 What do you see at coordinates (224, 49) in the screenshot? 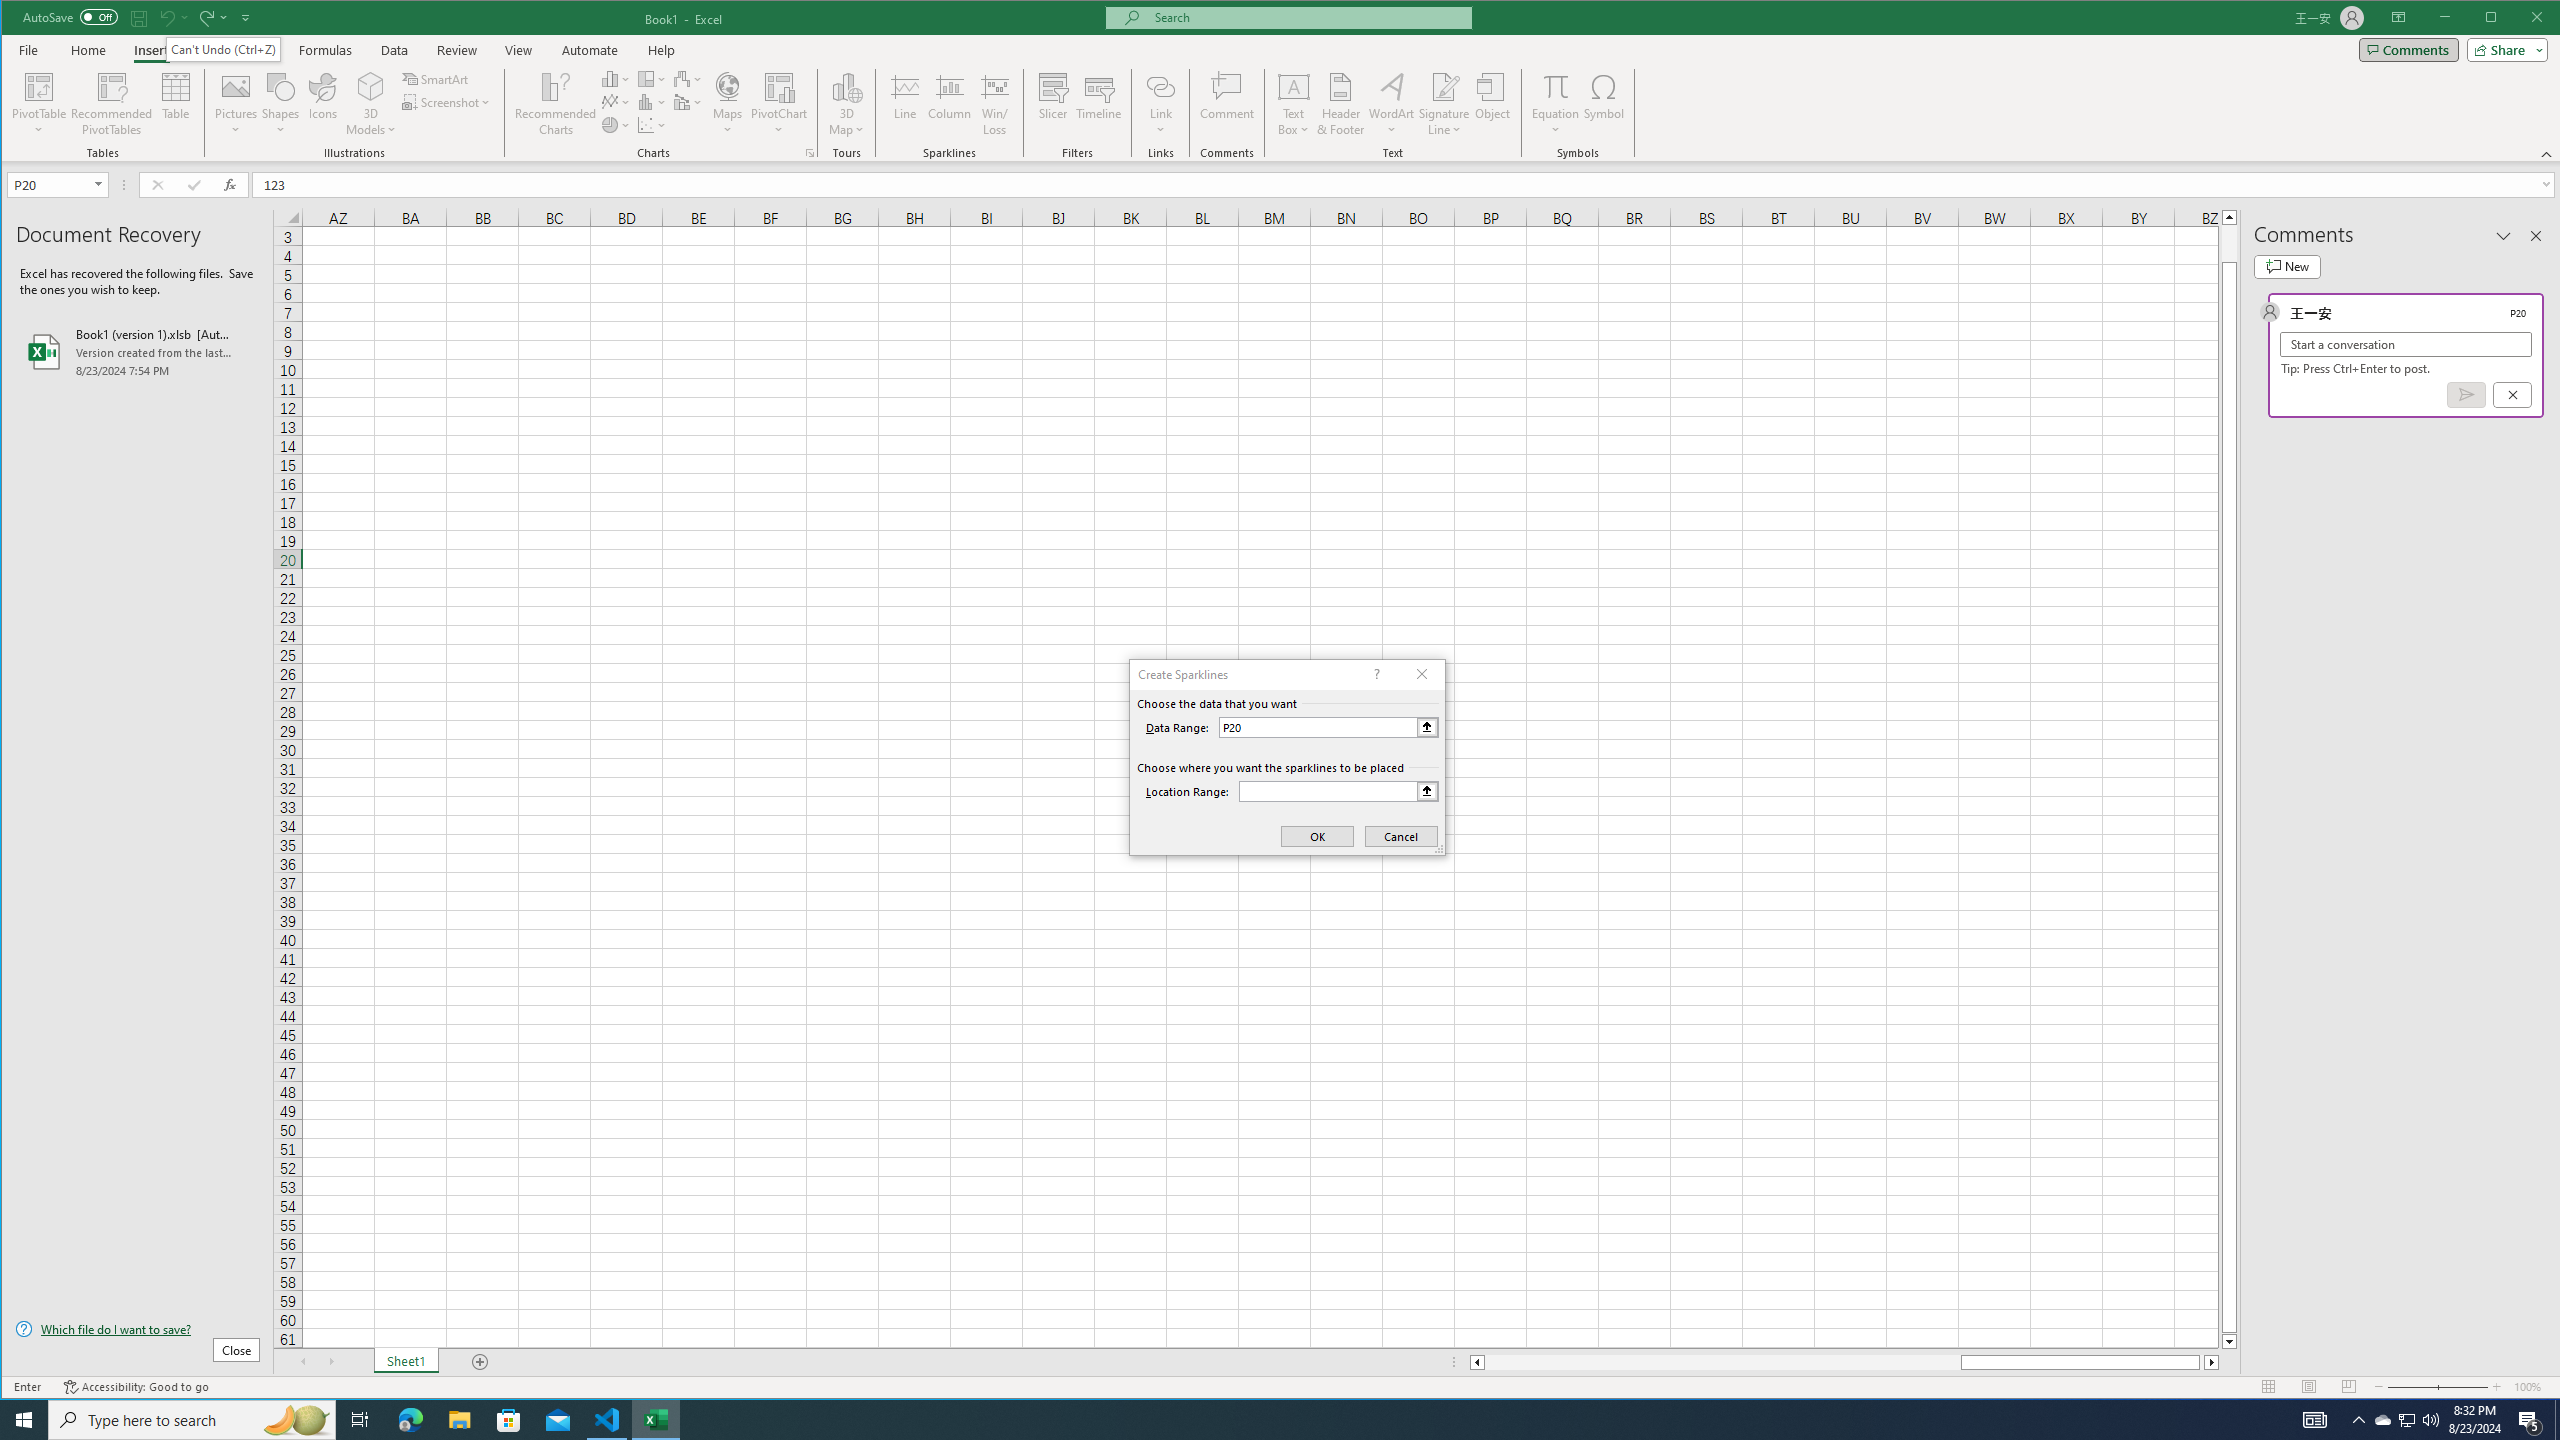
I see `'Can'` at bounding box center [224, 49].